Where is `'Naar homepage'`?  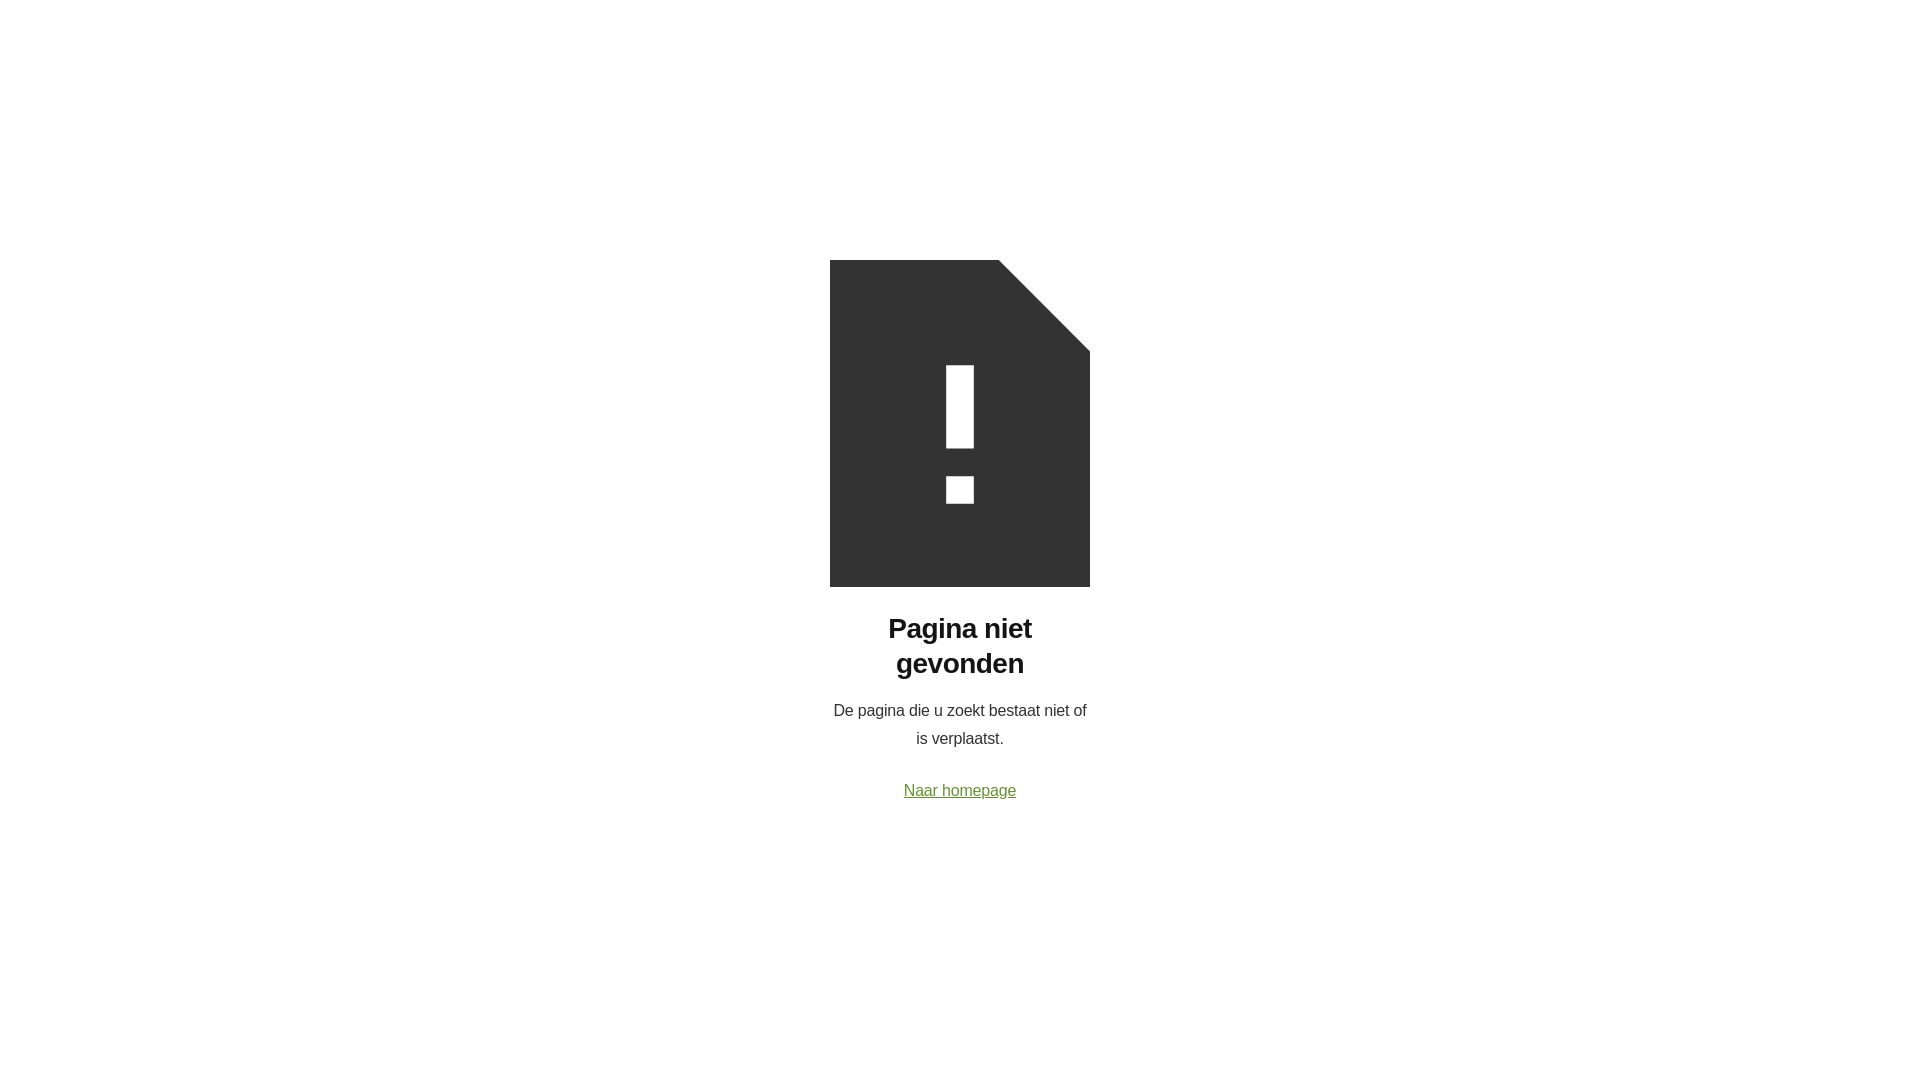 'Naar homepage' is located at coordinates (960, 789).